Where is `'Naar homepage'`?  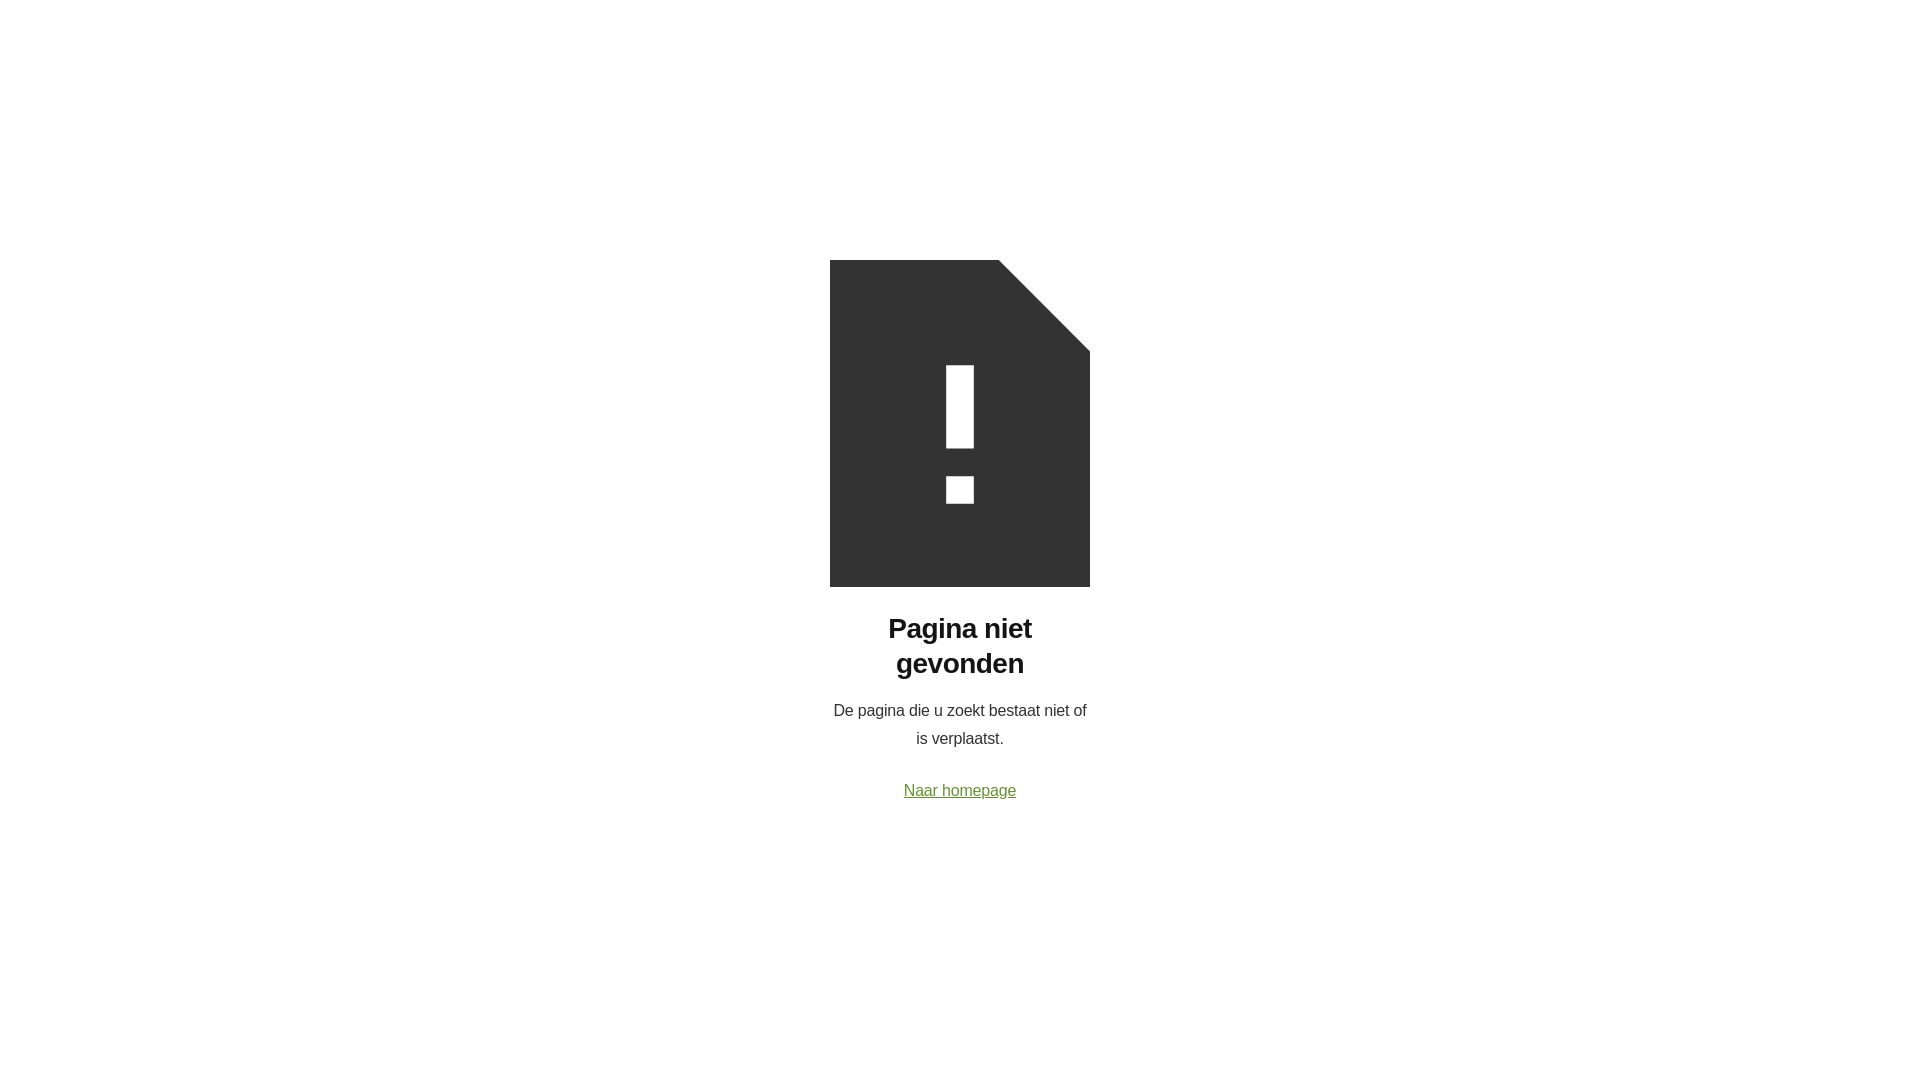 'Naar homepage' is located at coordinates (960, 789).